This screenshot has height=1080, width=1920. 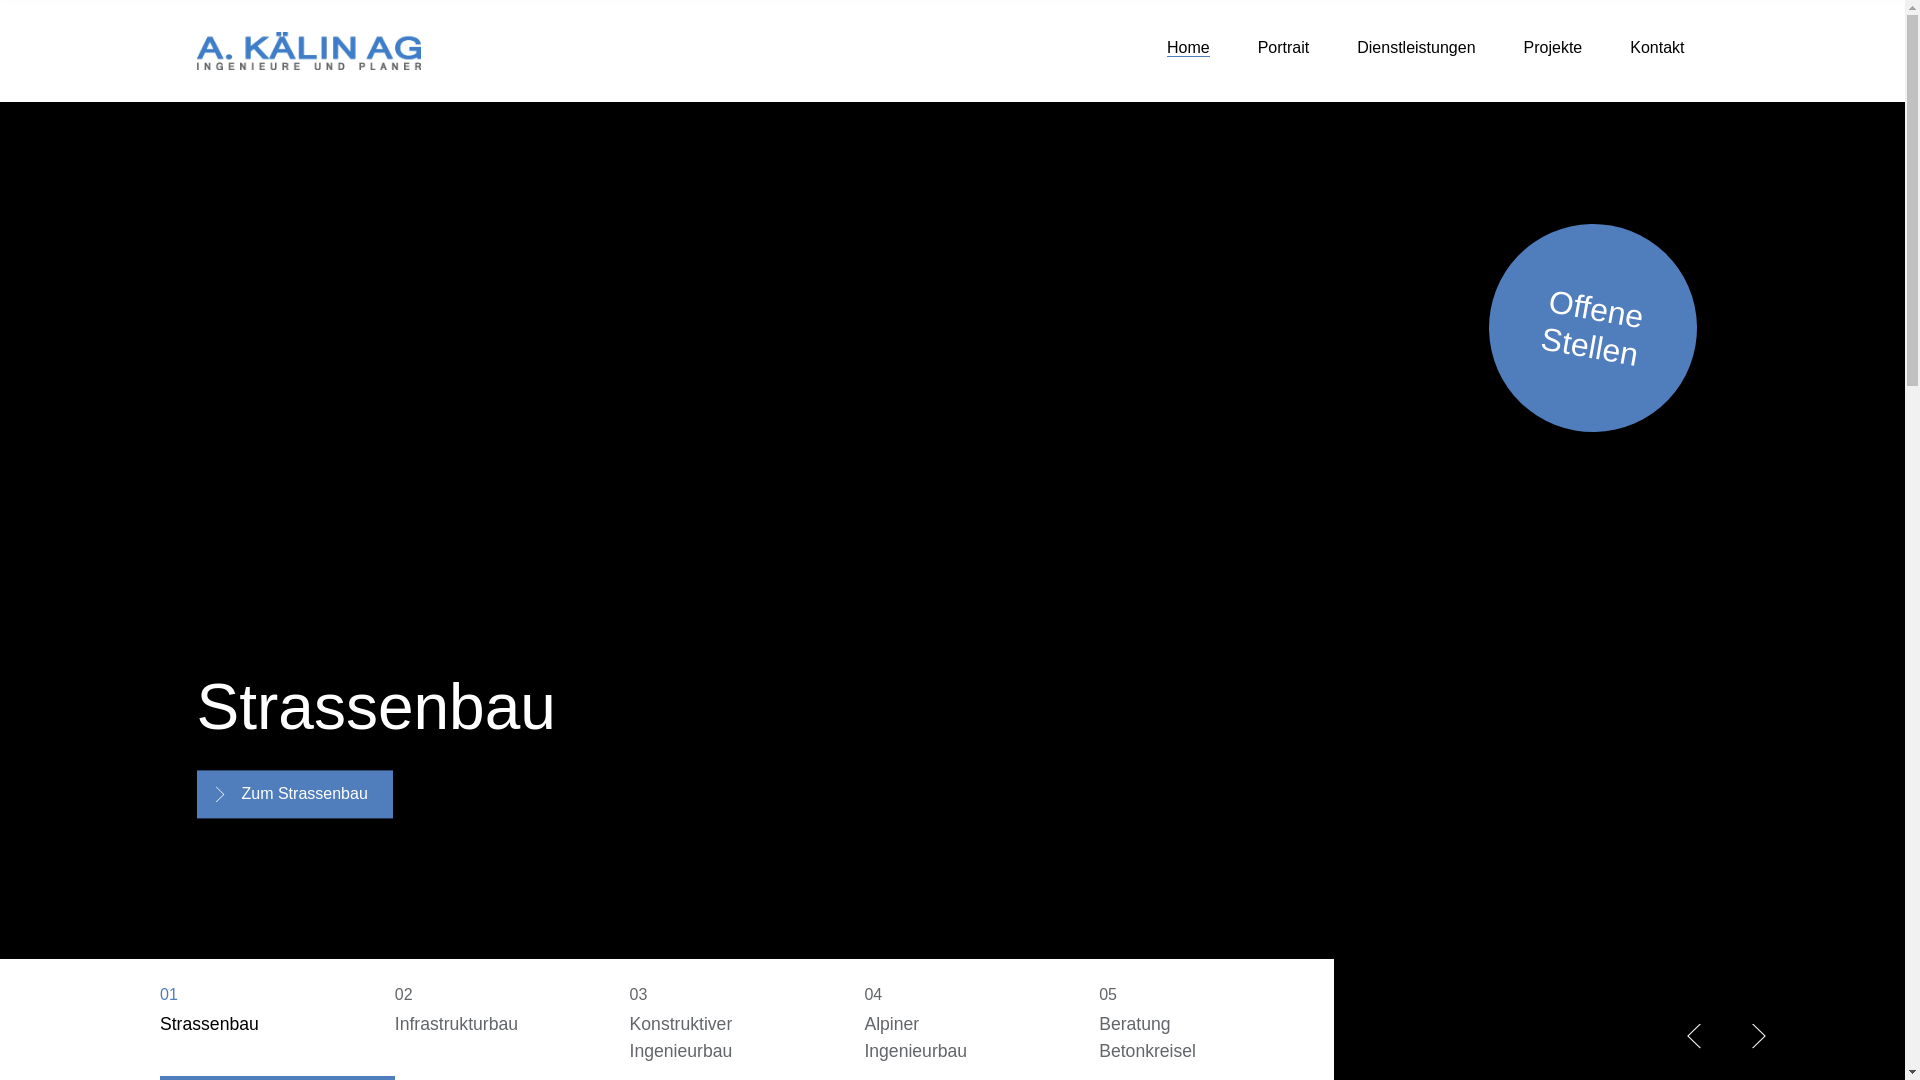 What do you see at coordinates (1188, 46) in the screenshot?
I see `'Home'` at bounding box center [1188, 46].